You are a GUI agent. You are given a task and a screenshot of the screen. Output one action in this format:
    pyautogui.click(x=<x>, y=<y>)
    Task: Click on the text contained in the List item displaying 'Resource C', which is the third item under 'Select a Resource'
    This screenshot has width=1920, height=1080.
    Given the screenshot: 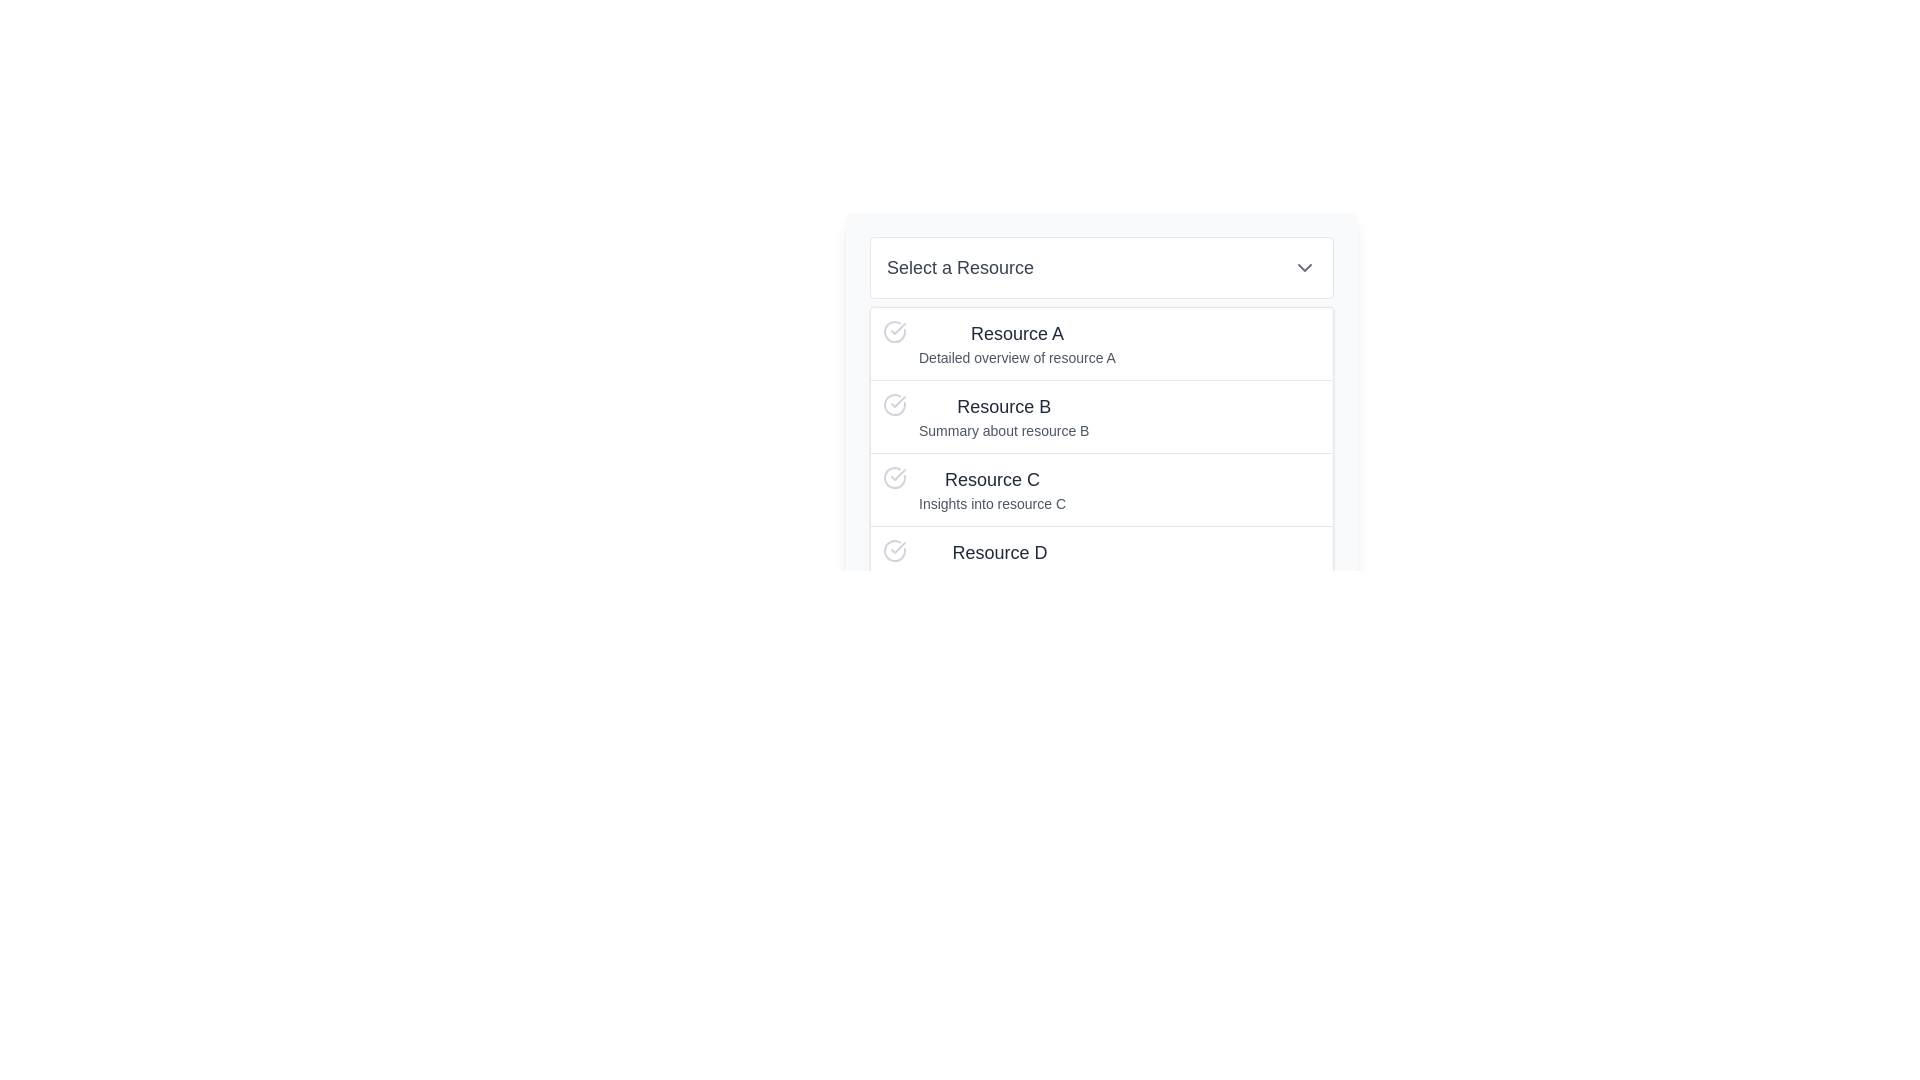 What is the action you would take?
    pyautogui.click(x=992, y=489)
    